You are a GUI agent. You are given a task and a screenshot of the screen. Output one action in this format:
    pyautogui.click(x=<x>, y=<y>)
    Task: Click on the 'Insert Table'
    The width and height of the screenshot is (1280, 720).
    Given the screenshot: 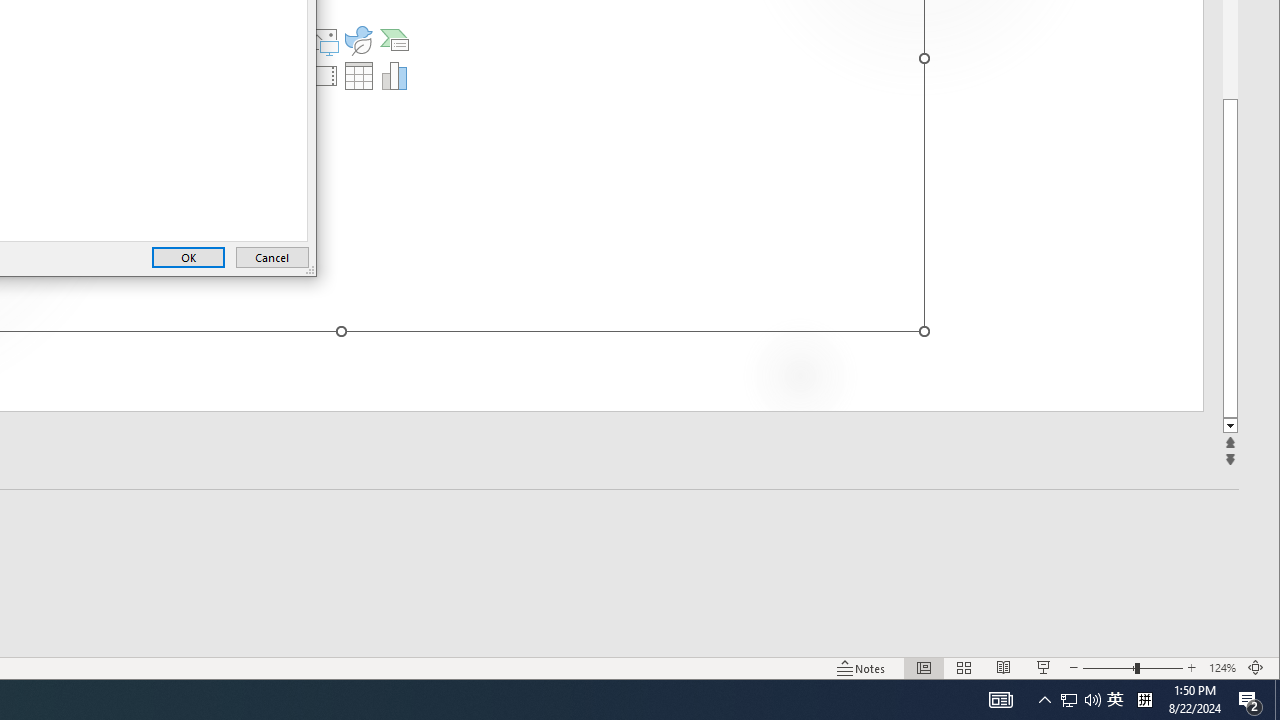 What is the action you would take?
    pyautogui.click(x=359, y=74)
    